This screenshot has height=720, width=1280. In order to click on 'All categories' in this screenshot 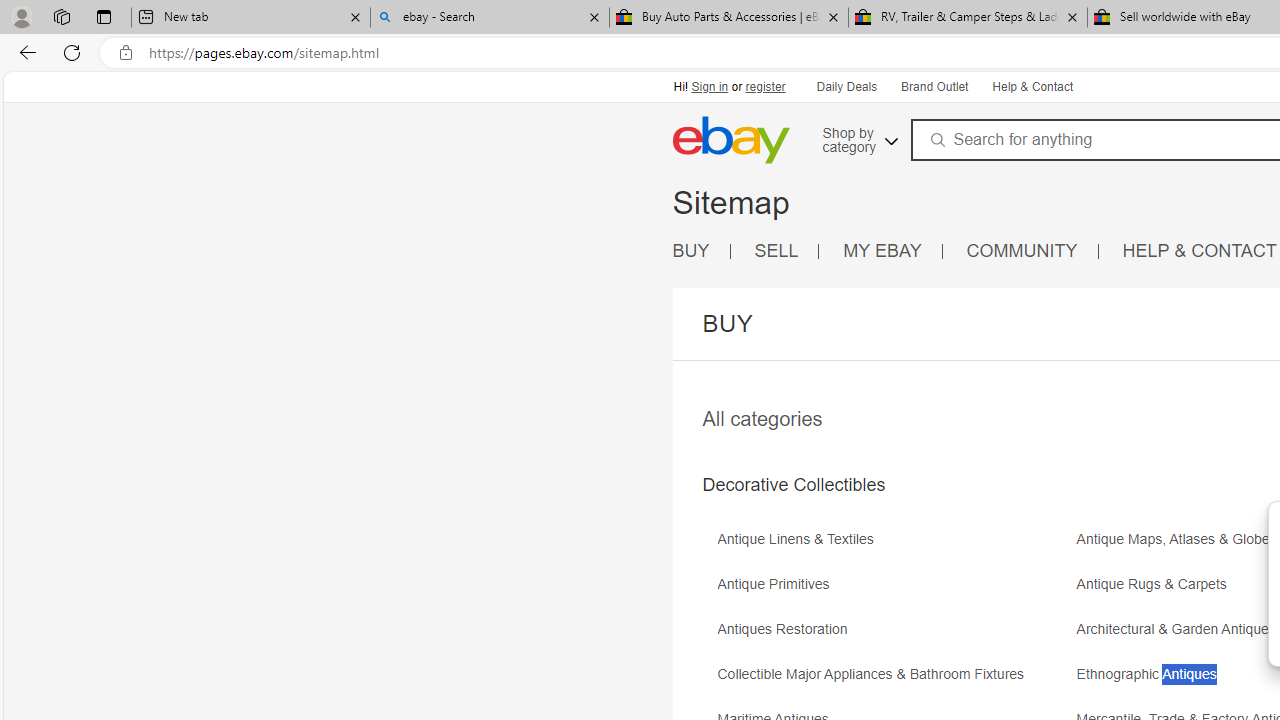, I will do `click(761, 418)`.